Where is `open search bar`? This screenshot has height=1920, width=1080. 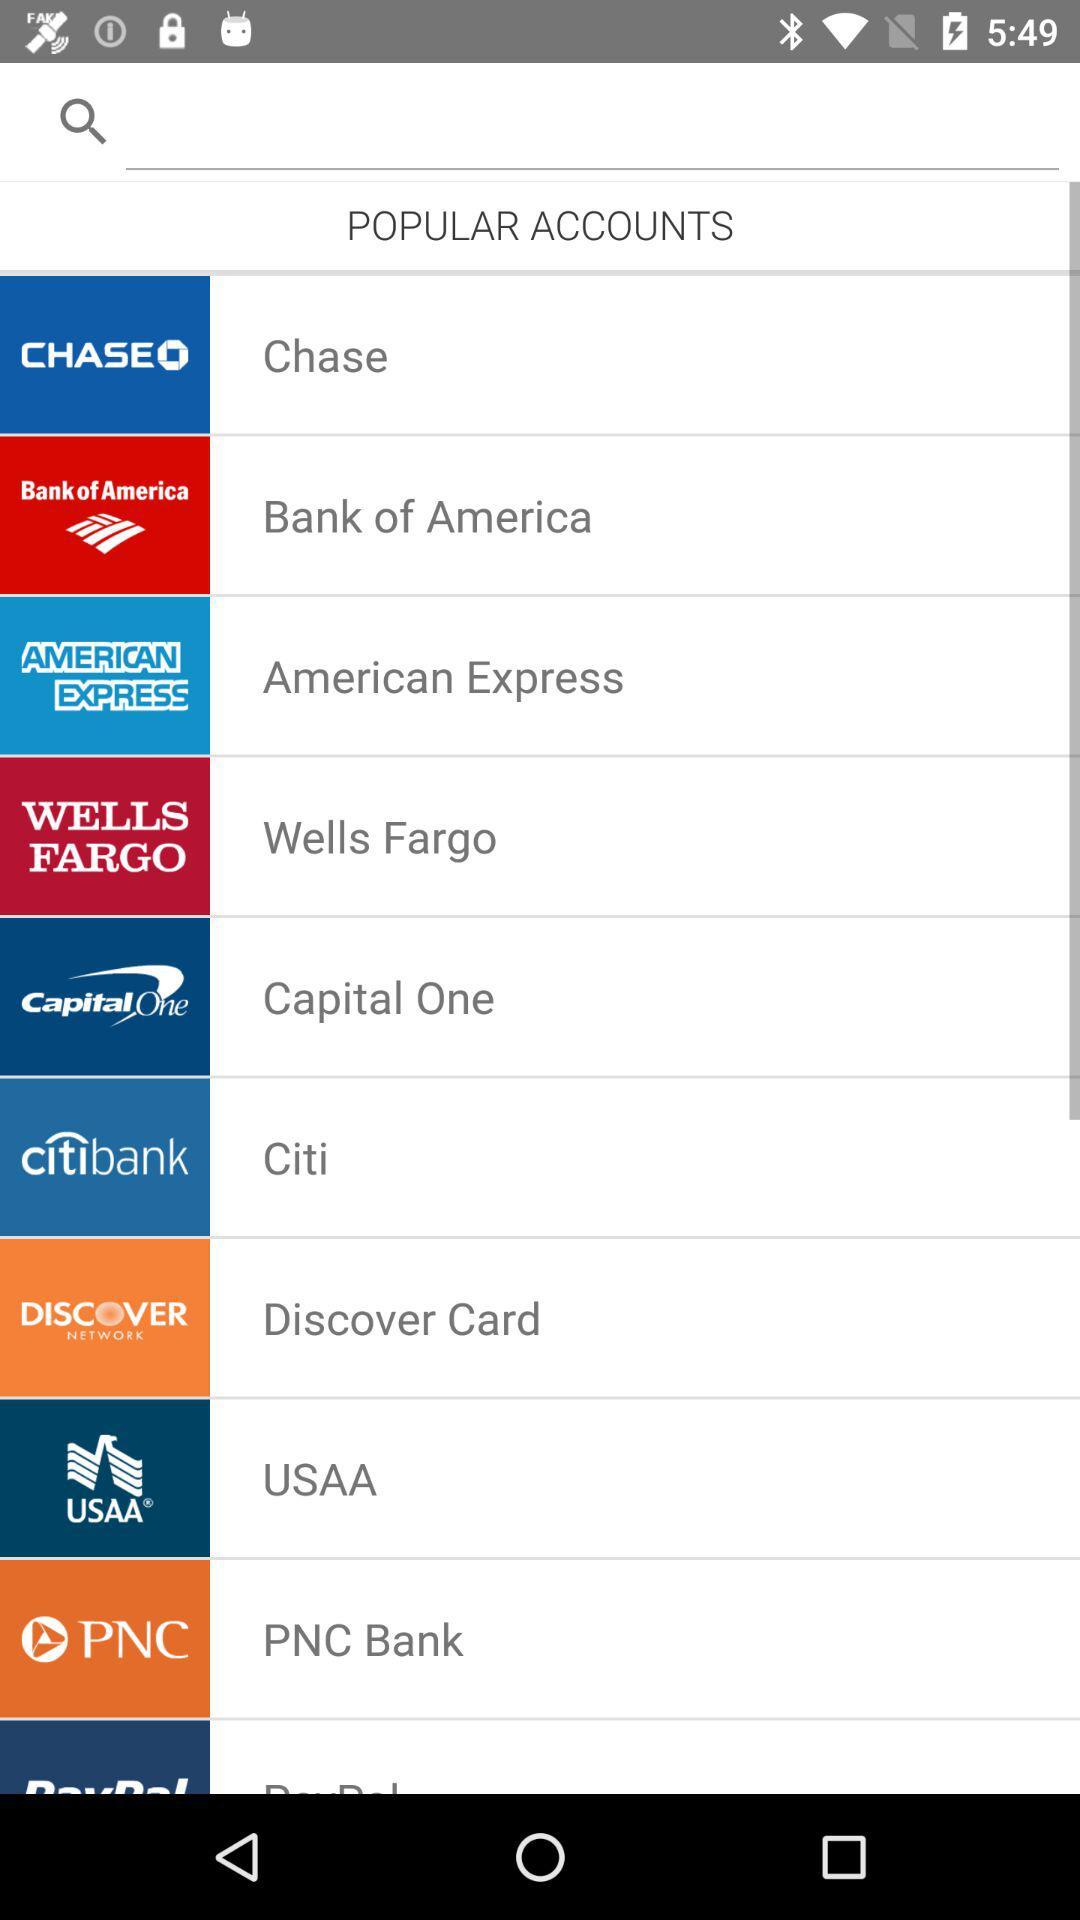
open search bar is located at coordinates (591, 119).